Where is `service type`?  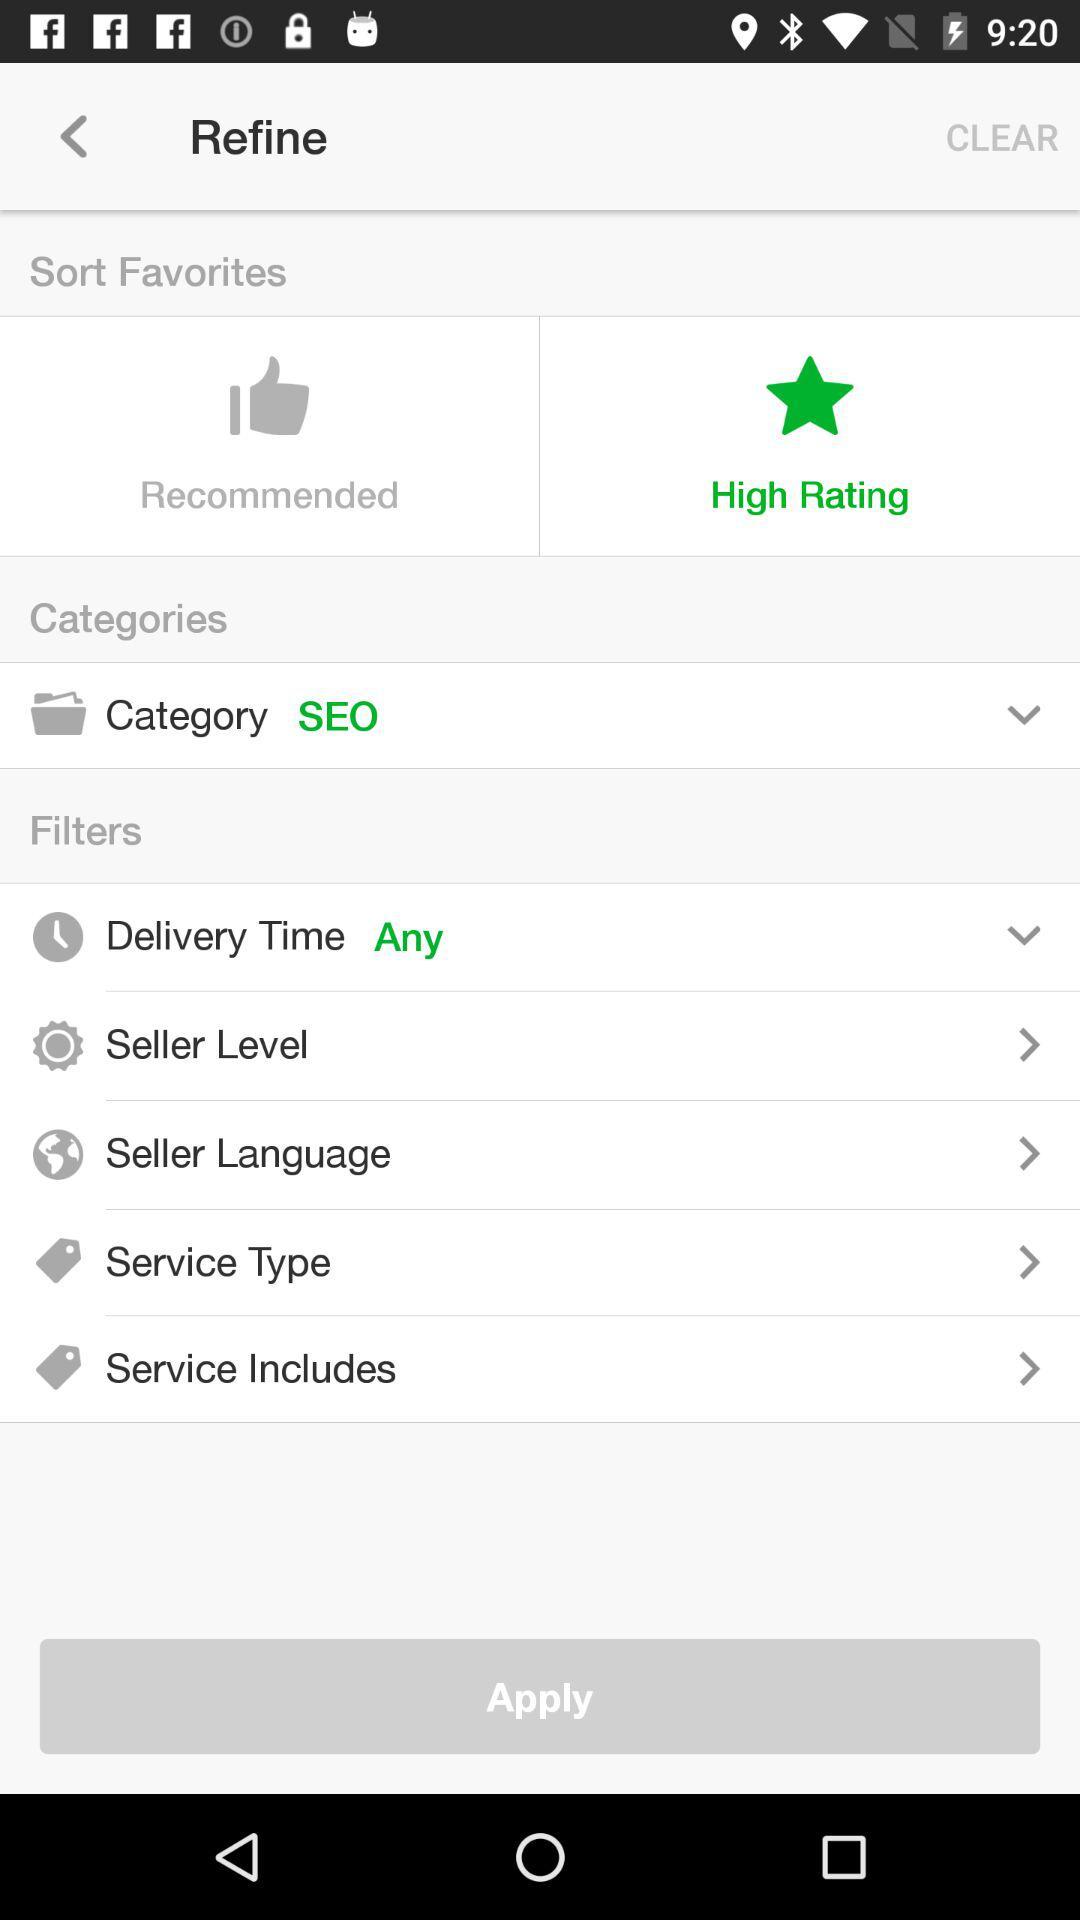 service type is located at coordinates (720, 1261).